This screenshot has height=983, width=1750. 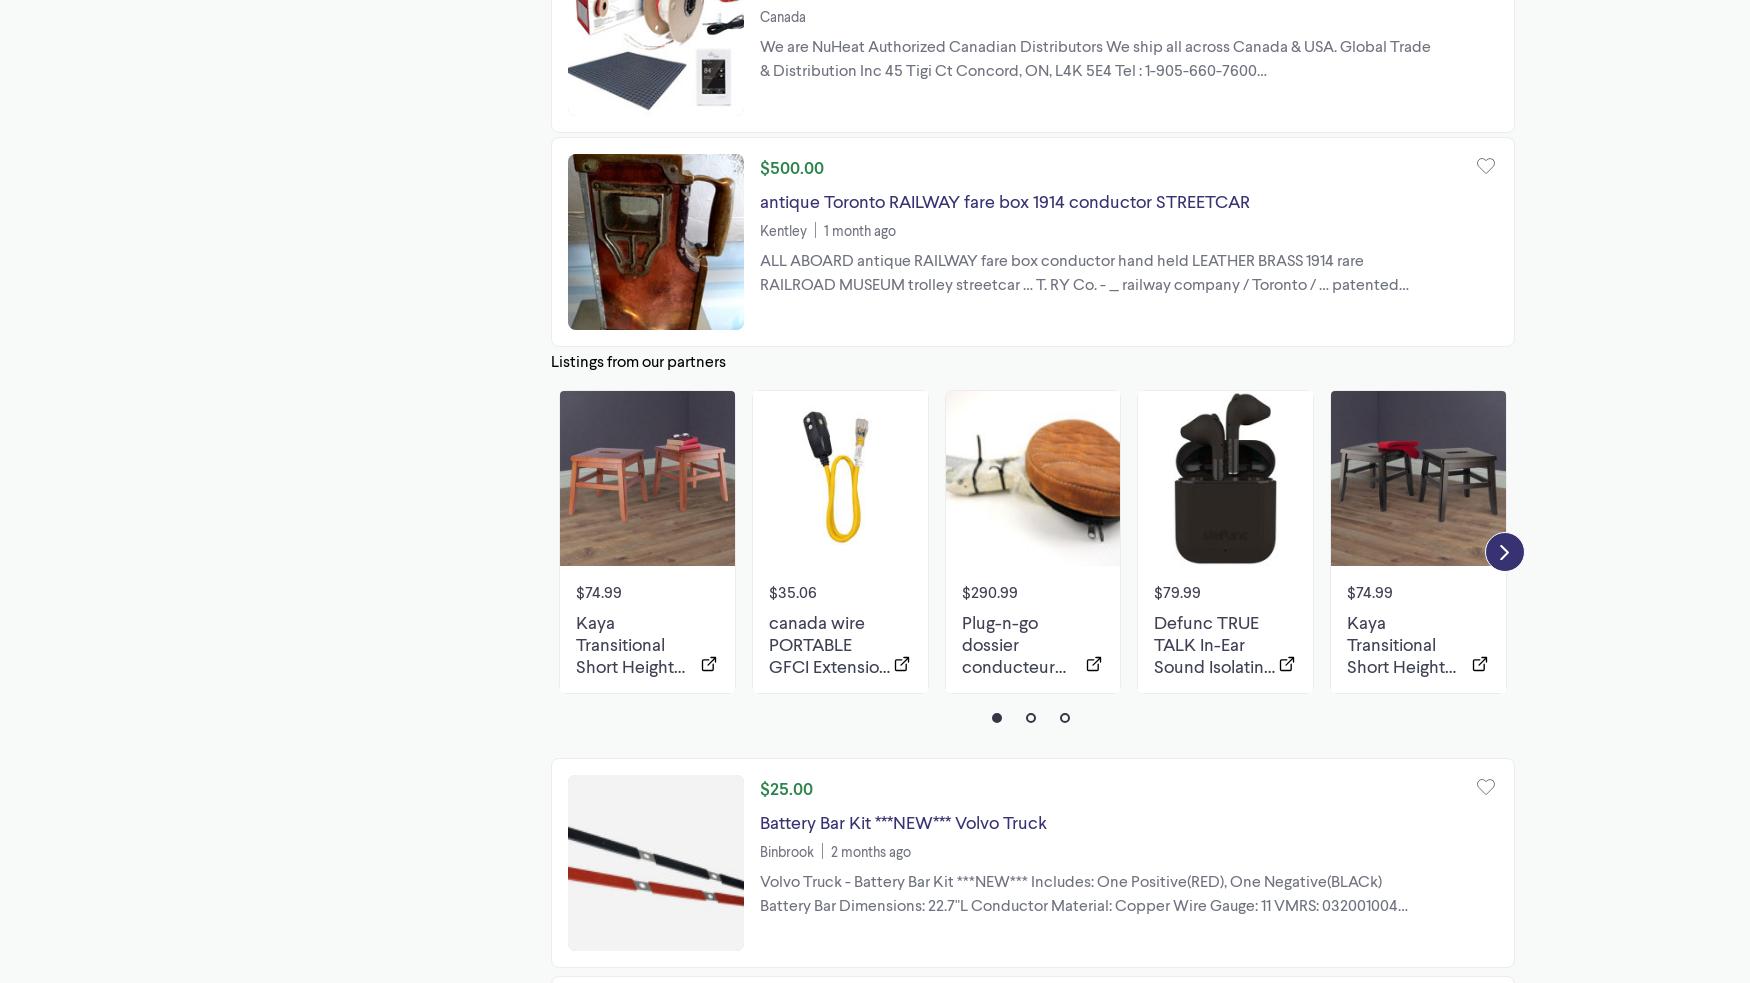 What do you see at coordinates (988, 590) in the screenshot?
I see `'$290.99'` at bounding box center [988, 590].